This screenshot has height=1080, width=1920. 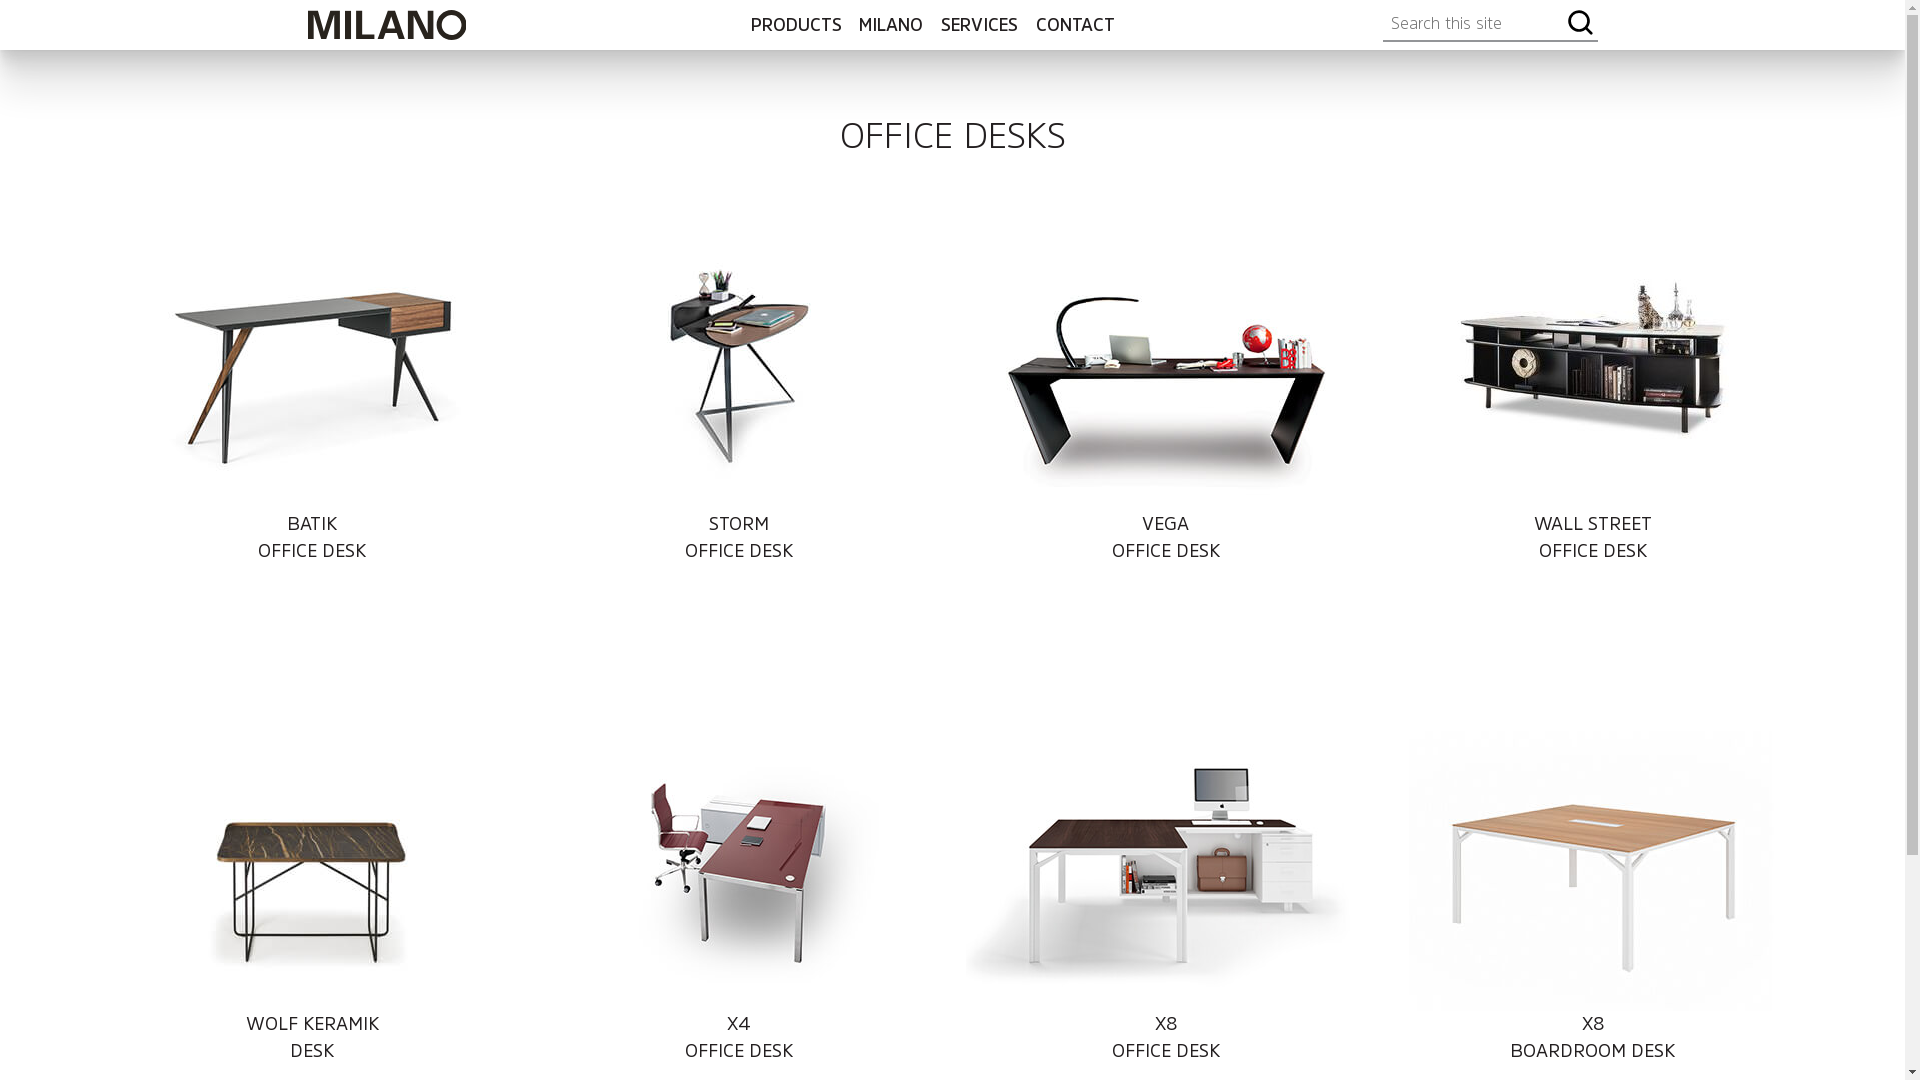 What do you see at coordinates (738, 410) in the screenshot?
I see `'STORM` at bounding box center [738, 410].